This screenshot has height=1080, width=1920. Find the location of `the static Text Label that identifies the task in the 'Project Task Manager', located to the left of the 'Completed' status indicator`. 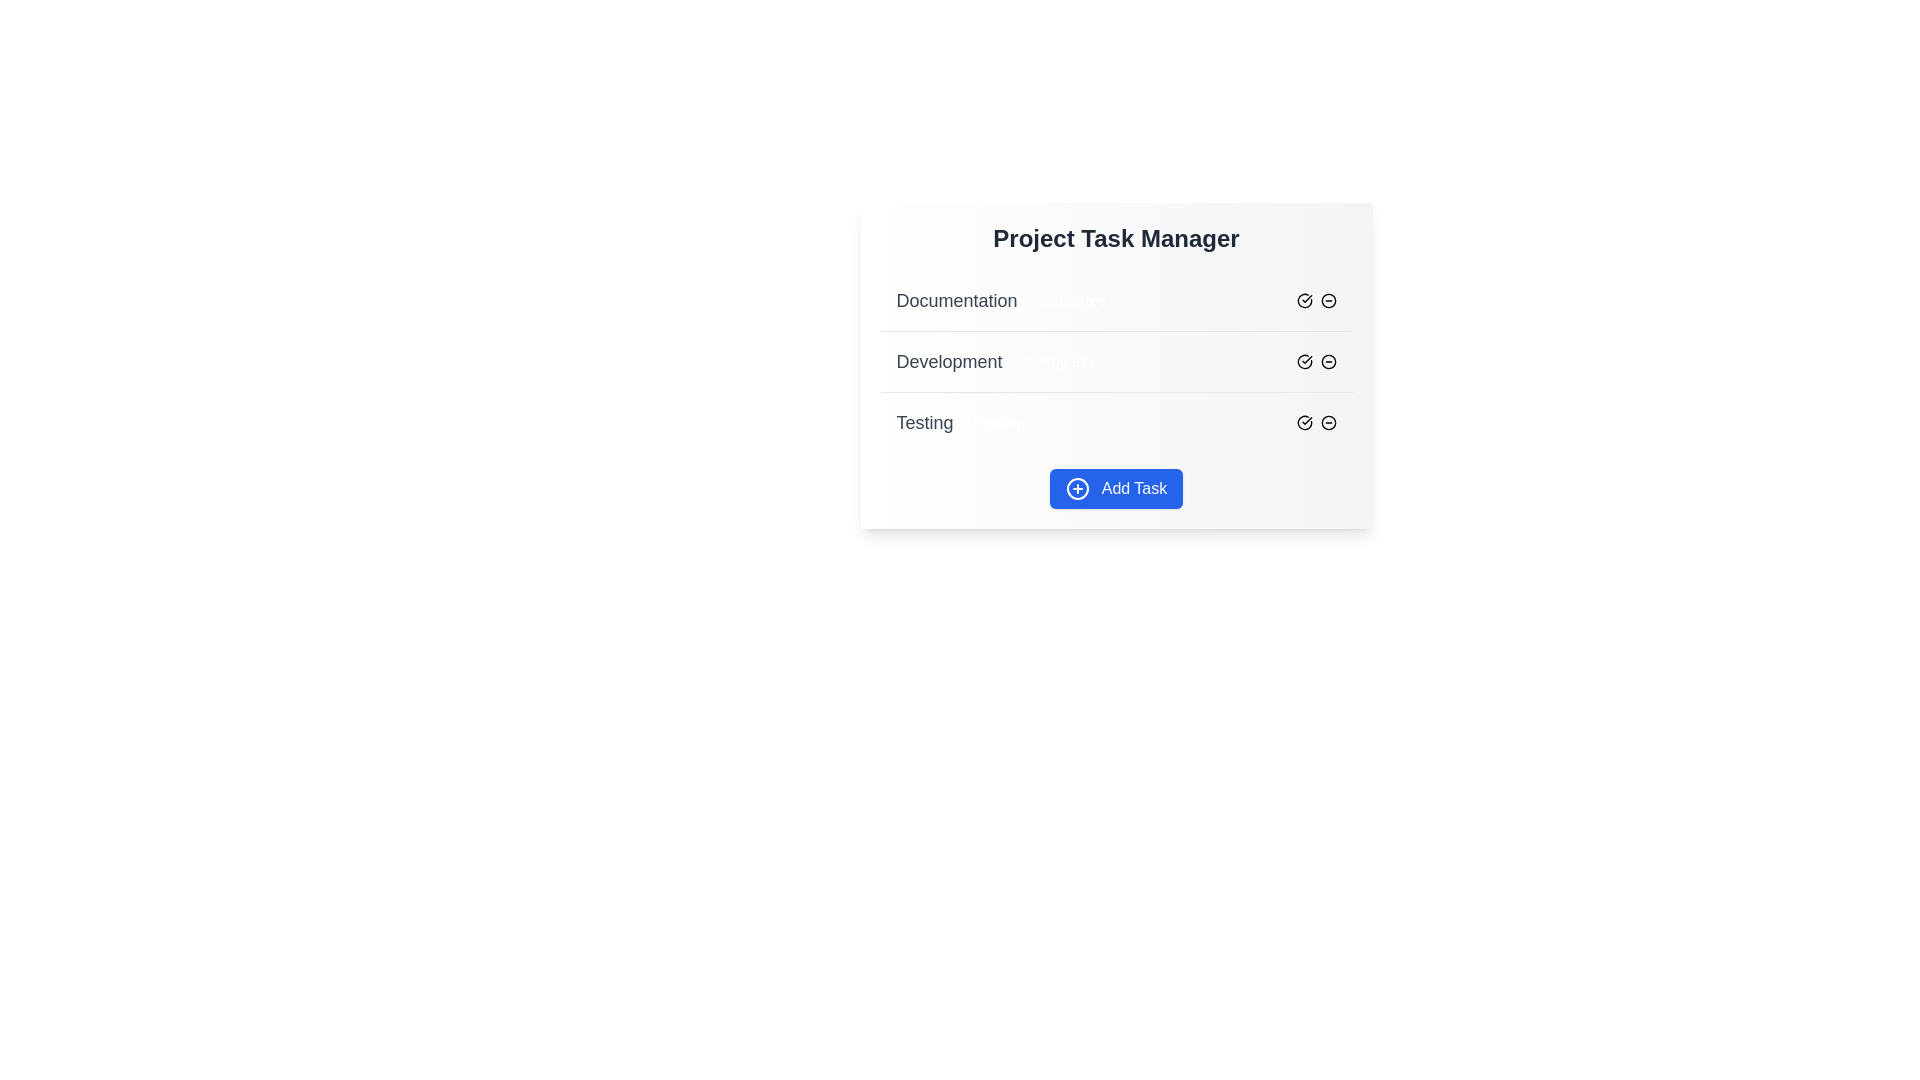

the static Text Label that identifies the task in the 'Project Task Manager', located to the left of the 'Completed' status indicator is located at coordinates (956, 300).